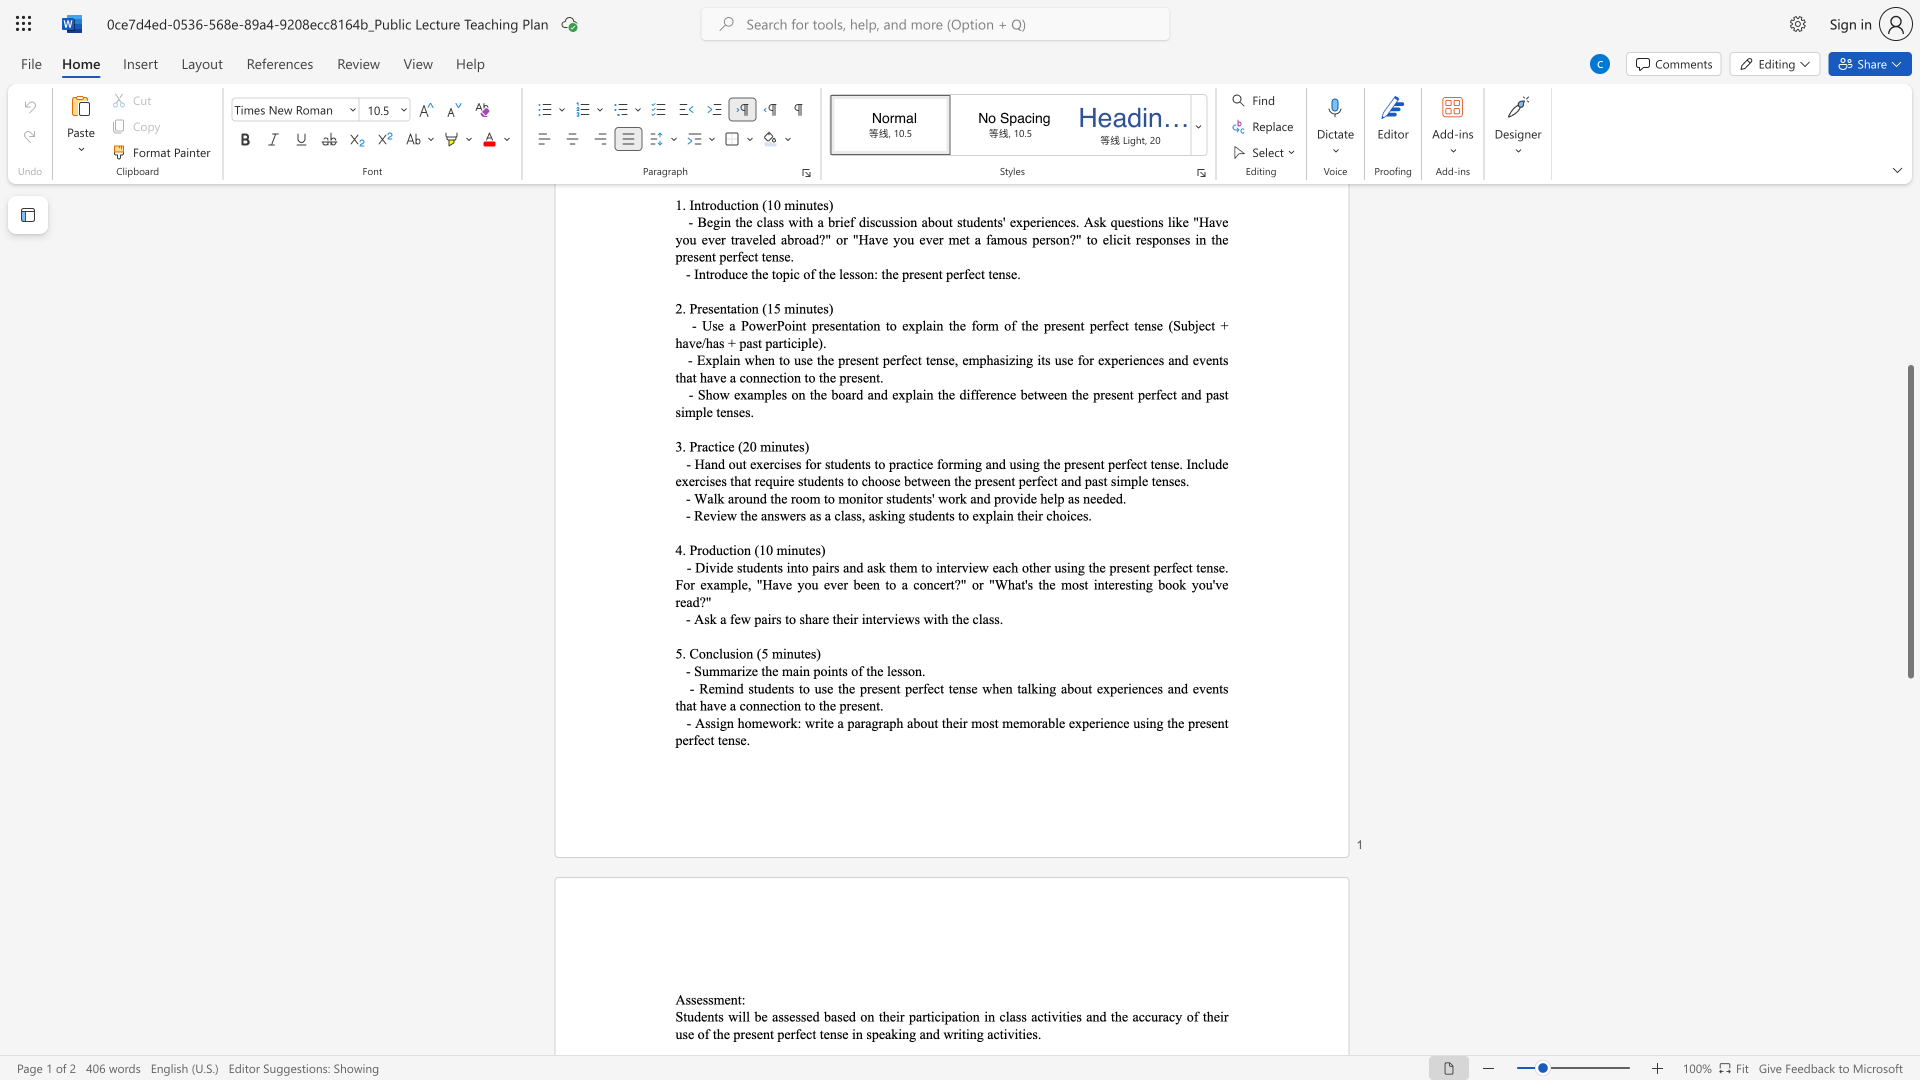 This screenshot has width=1920, height=1080. What do you see at coordinates (1024, 1034) in the screenshot?
I see `the 17th character "i" in the text` at bounding box center [1024, 1034].